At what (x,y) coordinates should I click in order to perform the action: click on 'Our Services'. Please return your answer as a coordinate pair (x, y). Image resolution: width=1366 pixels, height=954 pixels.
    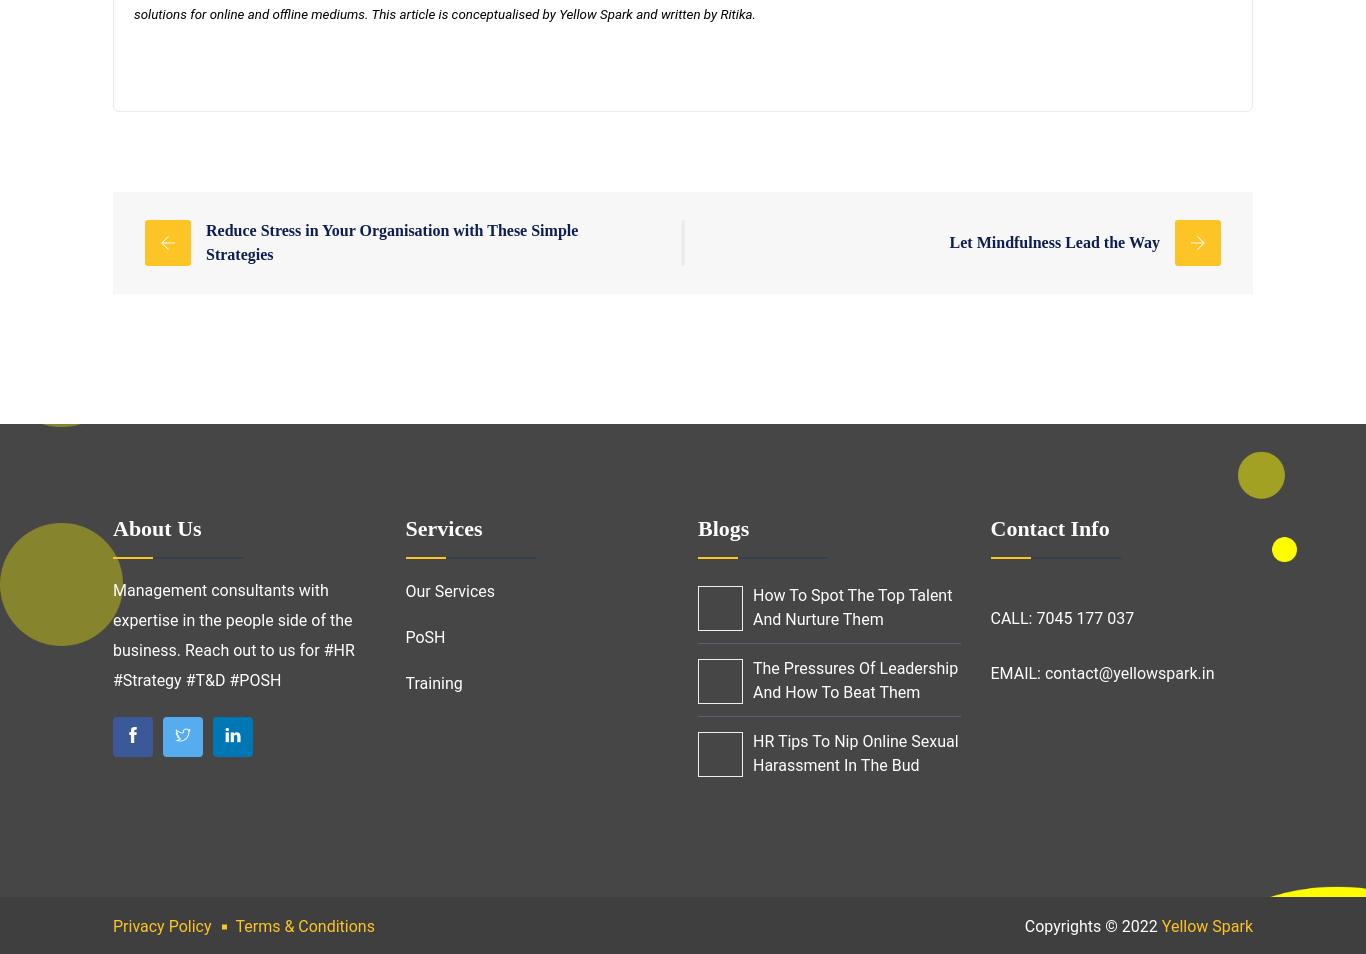
    Looking at the image, I should click on (448, 590).